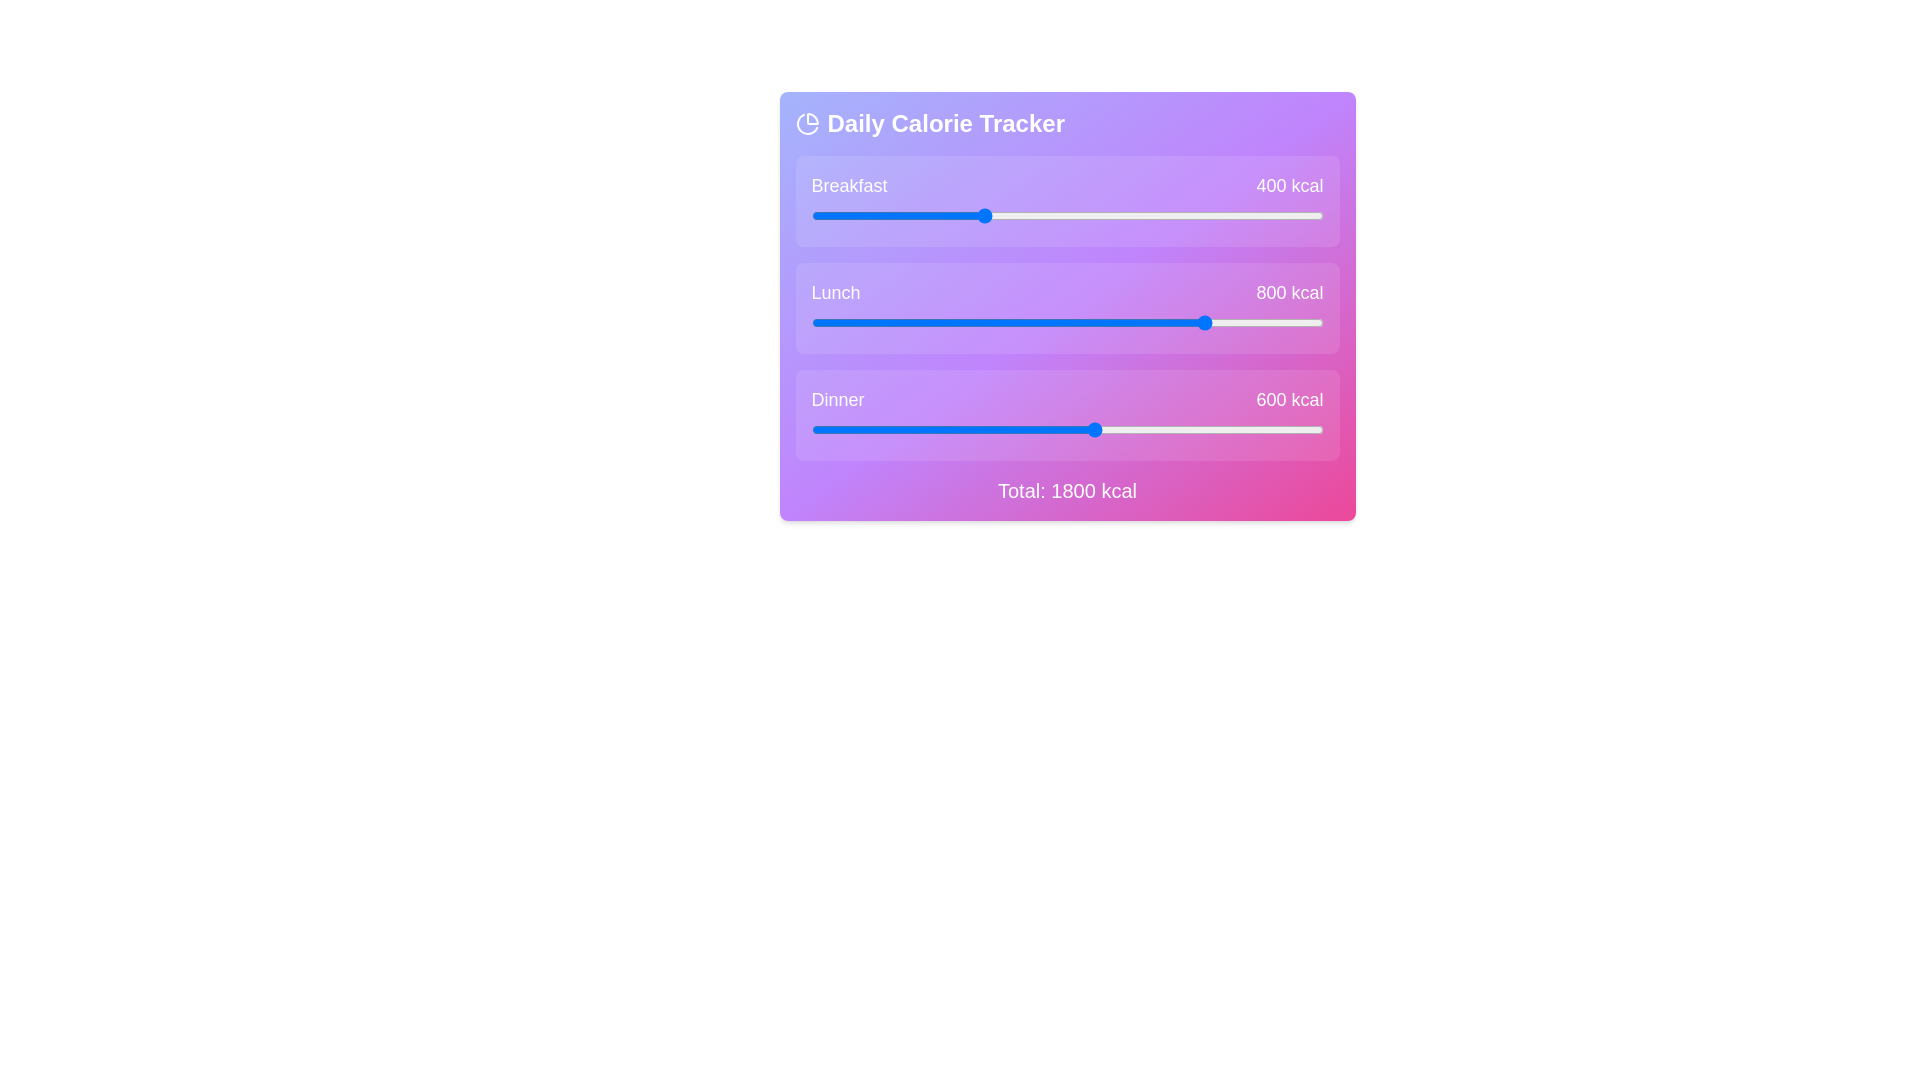 This screenshot has height=1080, width=1920. Describe the element at coordinates (1069, 216) in the screenshot. I see `the breakfast calorie value` at that location.